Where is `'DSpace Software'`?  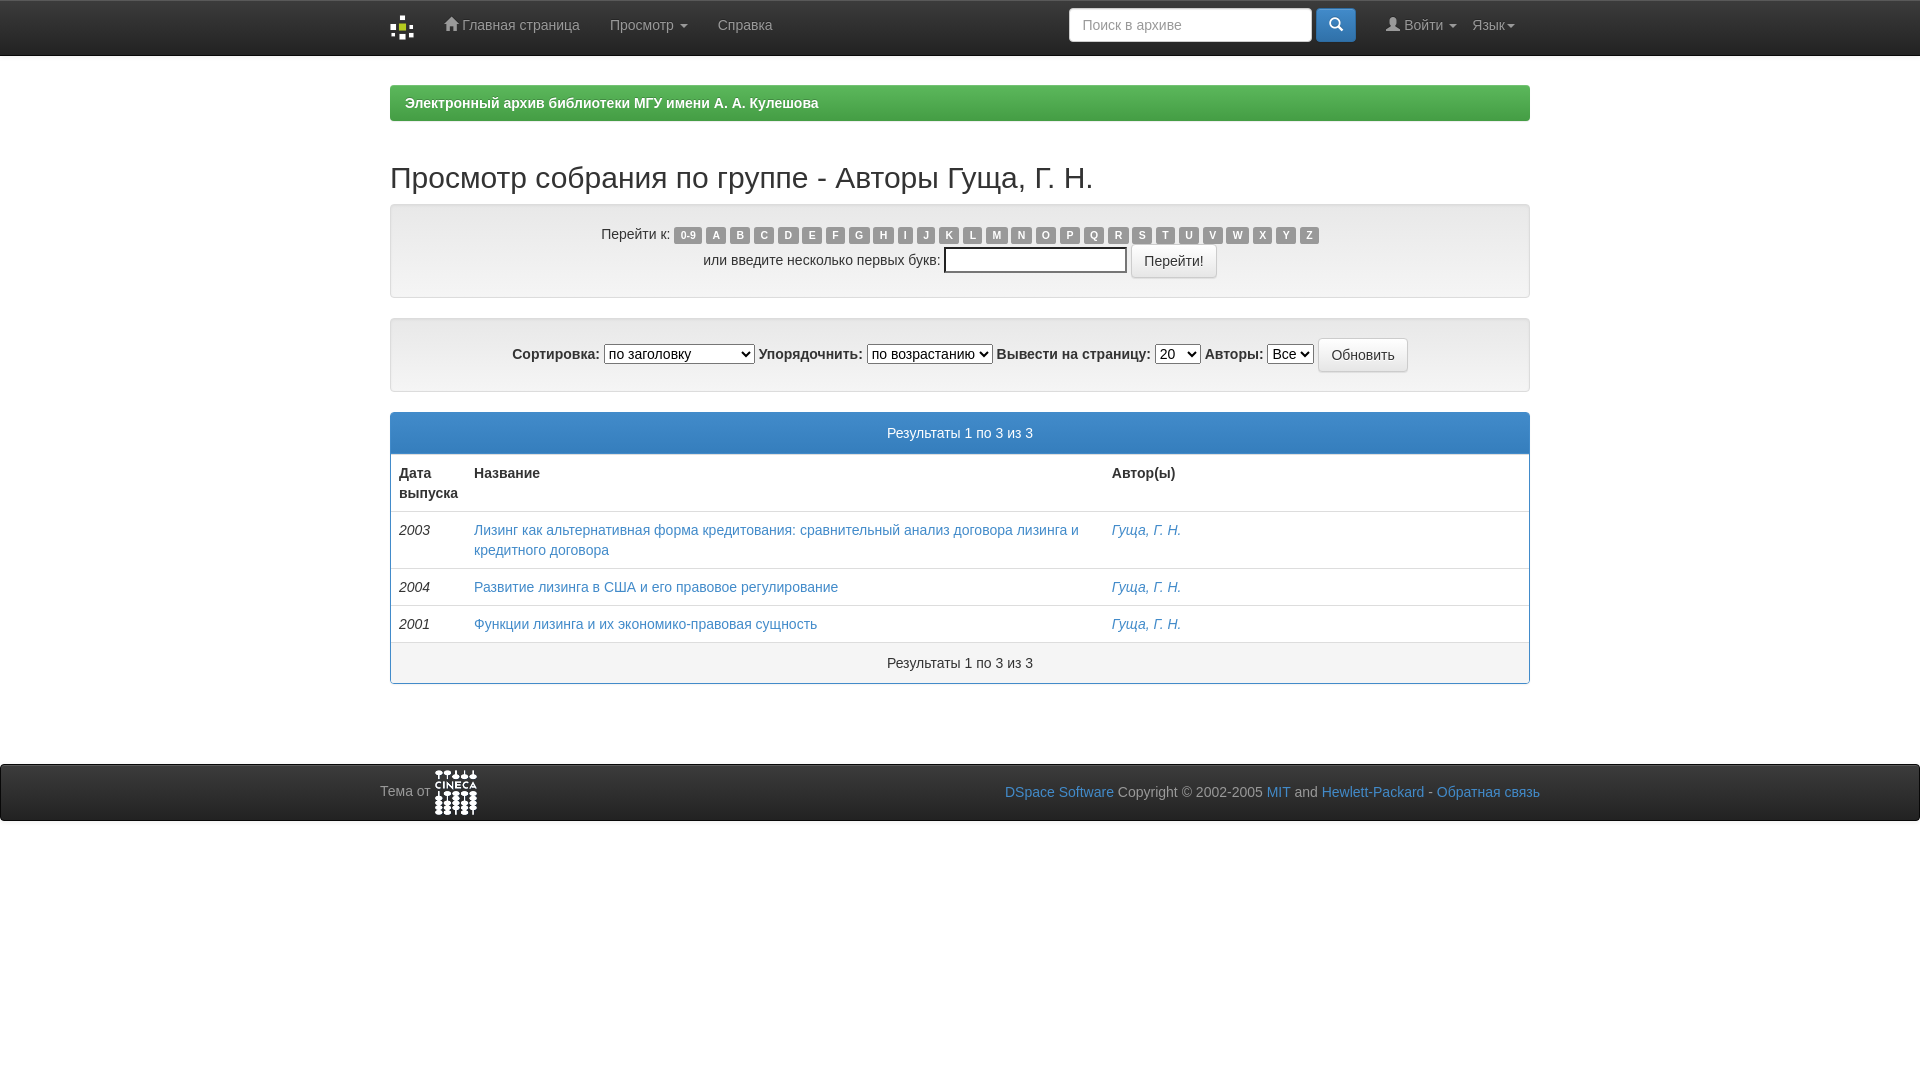 'DSpace Software' is located at coordinates (1058, 790).